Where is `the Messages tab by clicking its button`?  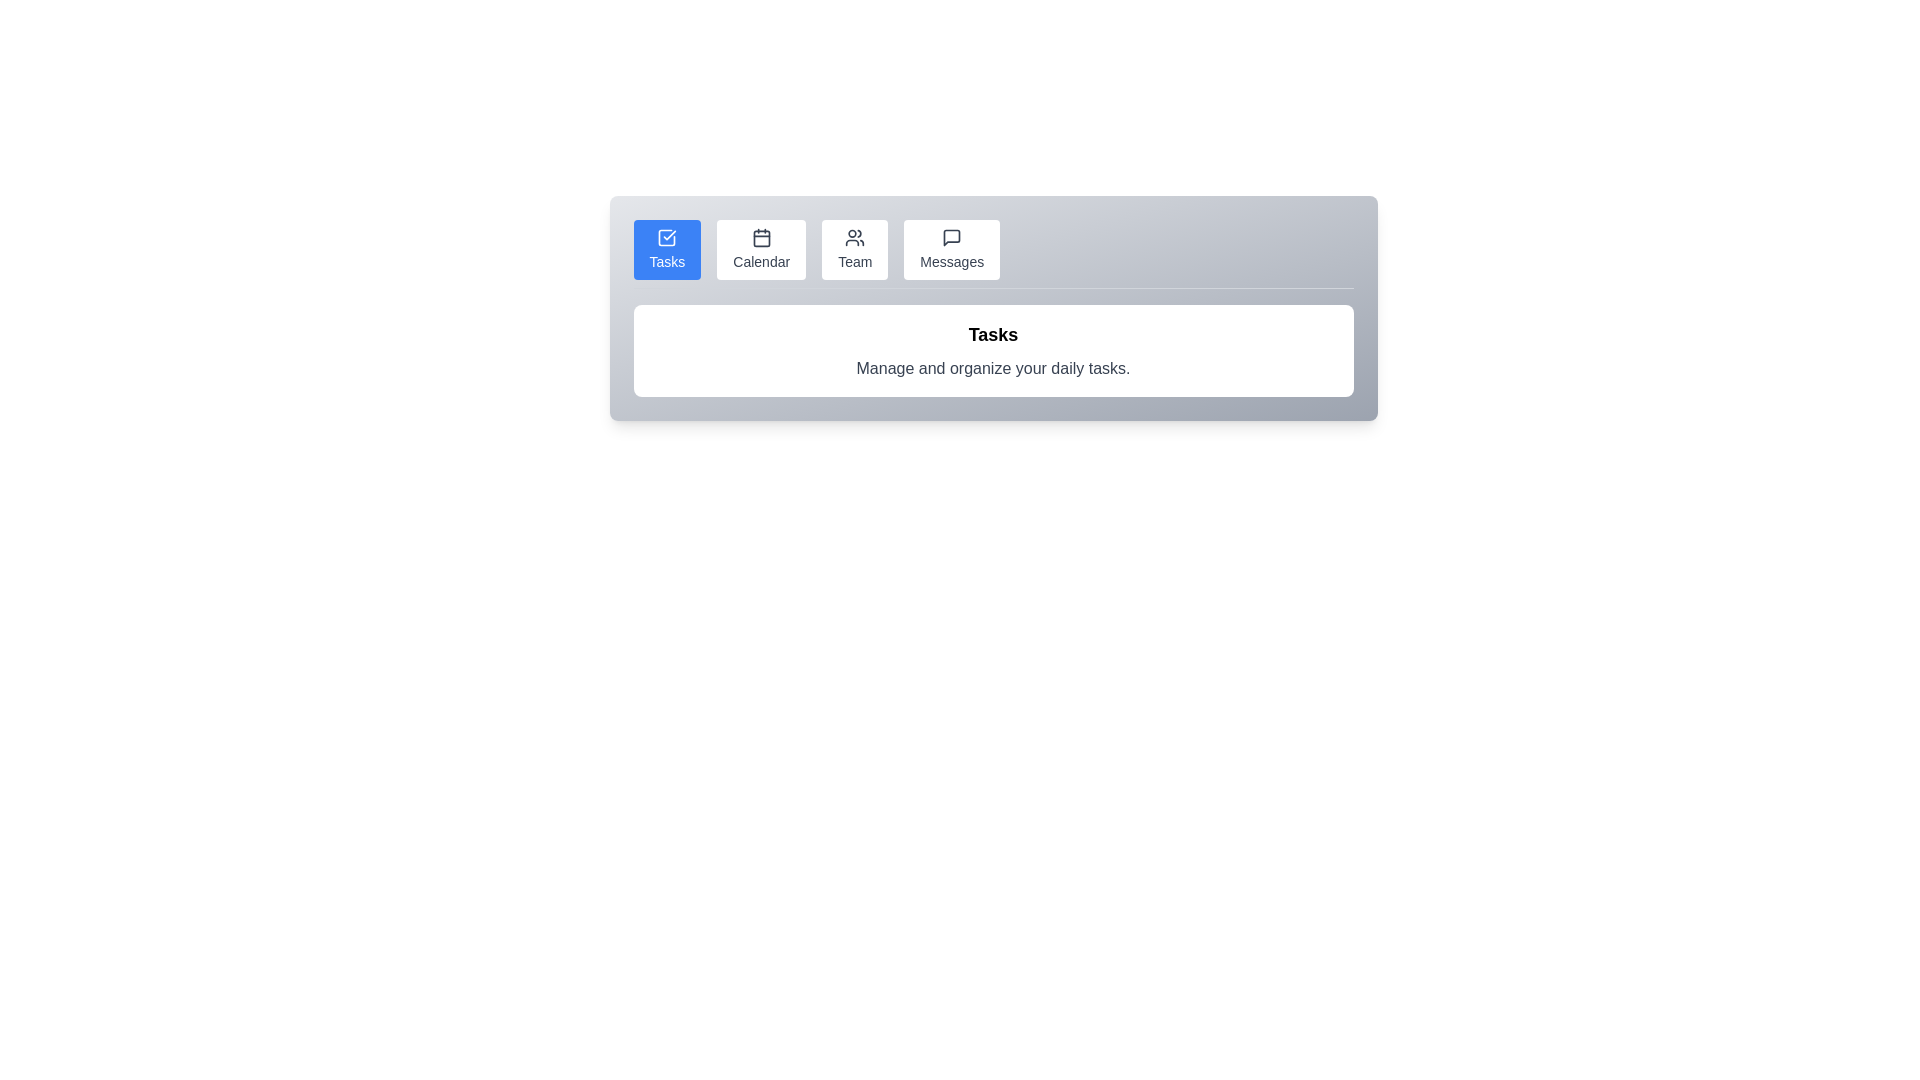 the Messages tab by clicking its button is located at coordinates (951, 249).